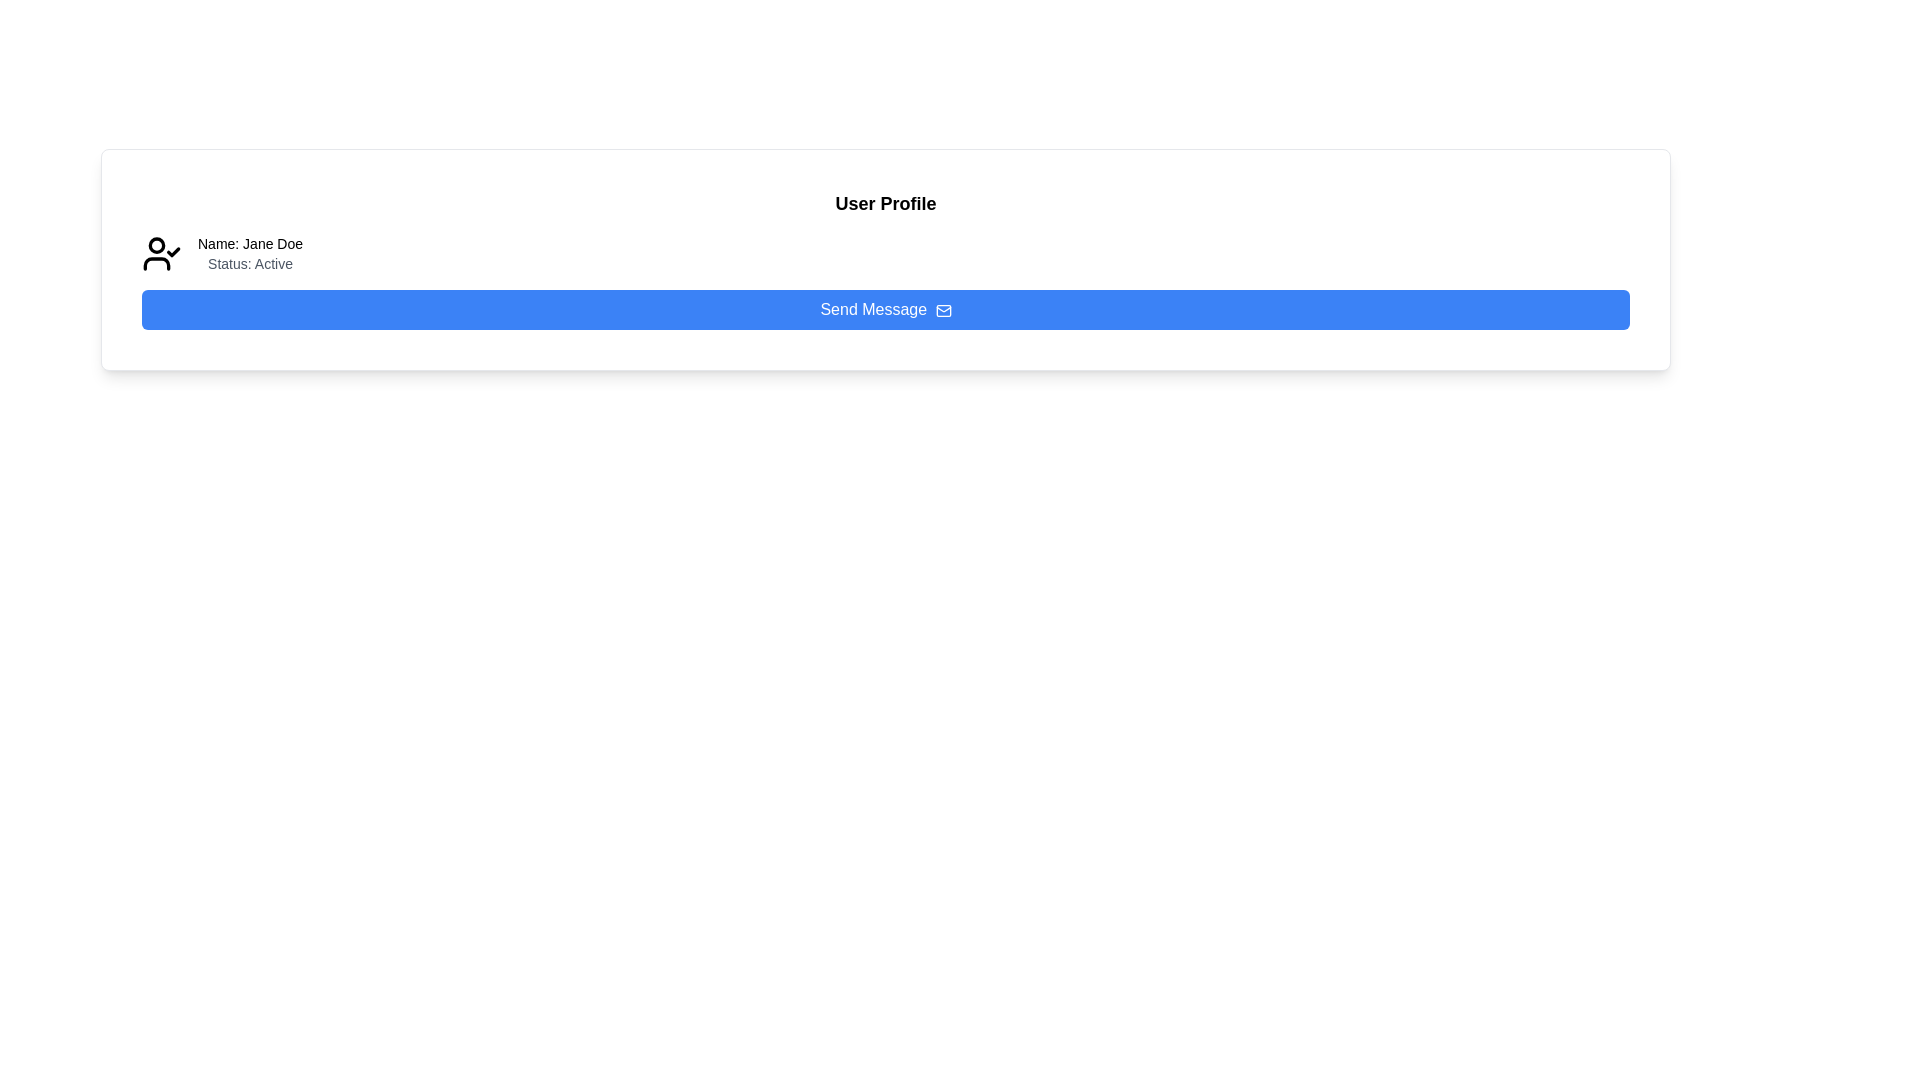  Describe the element at coordinates (162, 253) in the screenshot. I see `the verified status icon located to the left of the text block displaying 'Name: Jane Doe' and 'Status: Active'` at that location.